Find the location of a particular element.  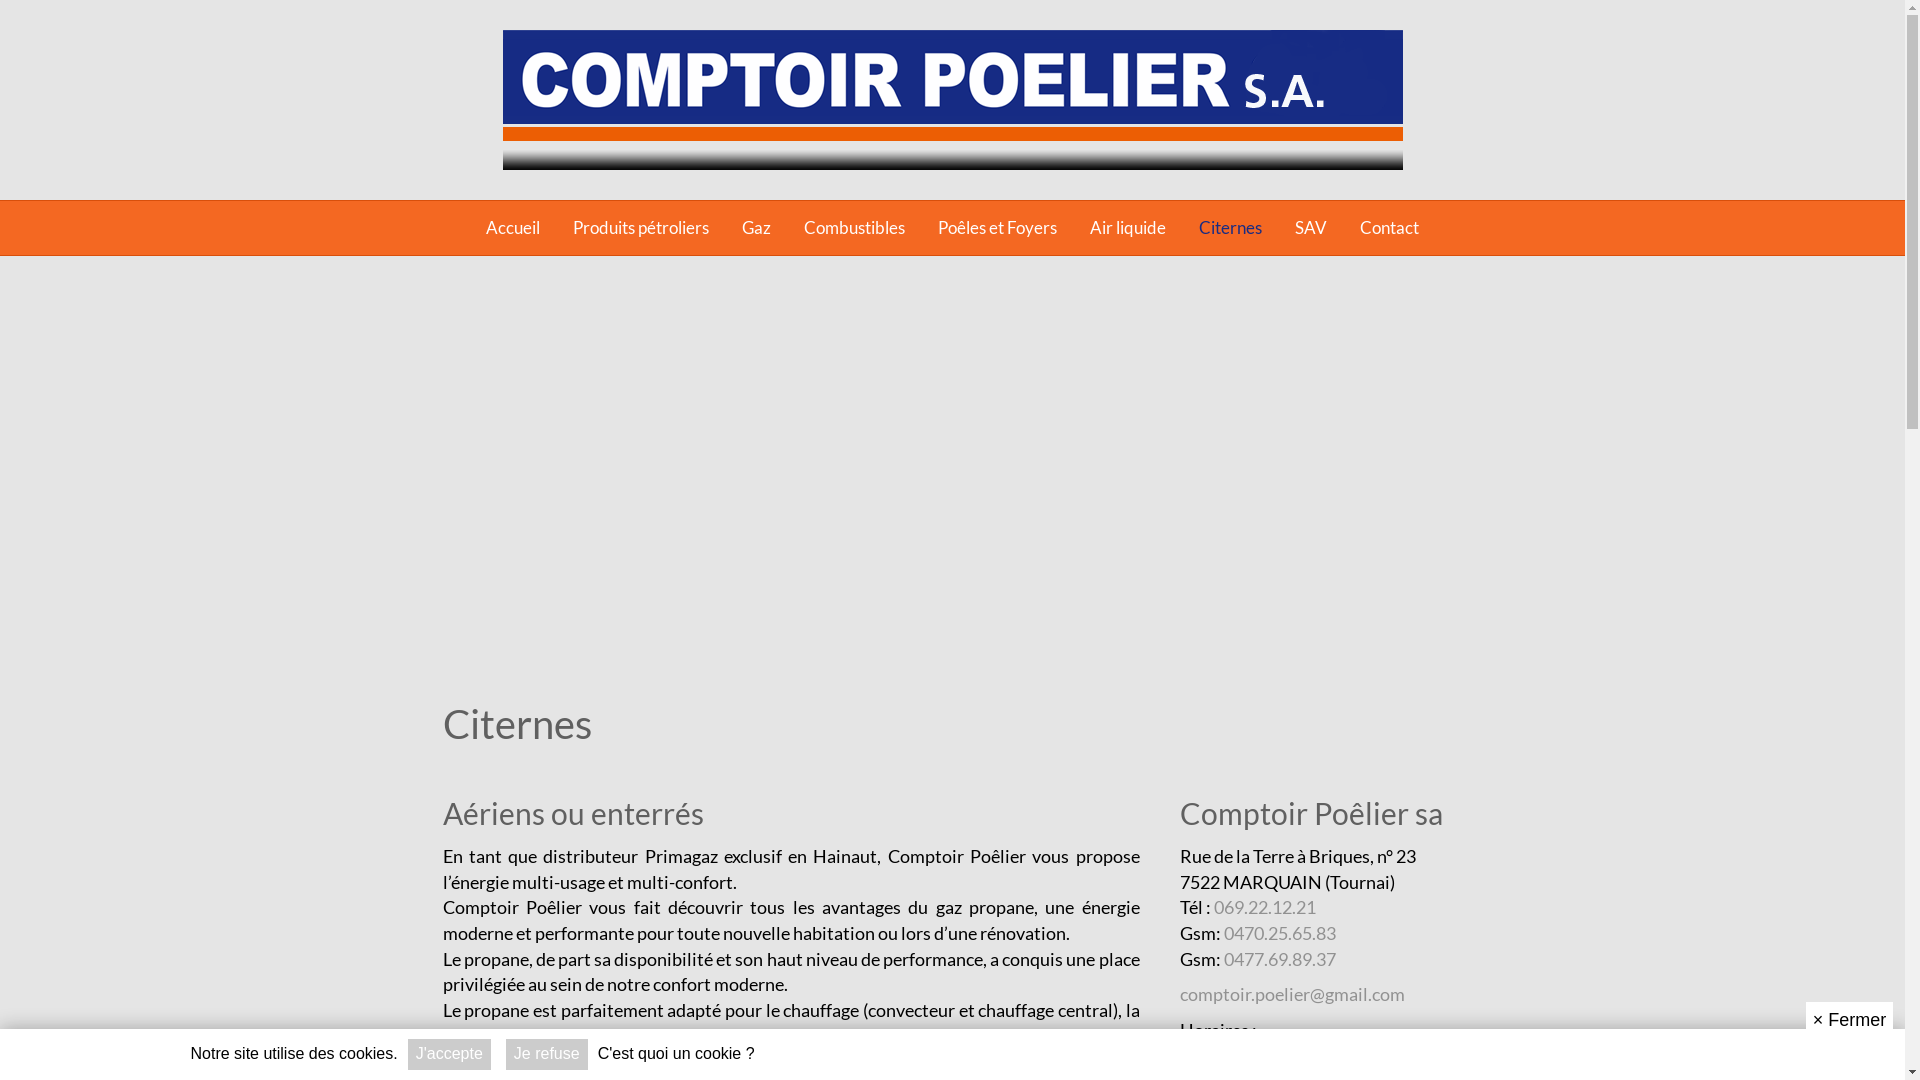

'Combustibles' is located at coordinates (854, 226).